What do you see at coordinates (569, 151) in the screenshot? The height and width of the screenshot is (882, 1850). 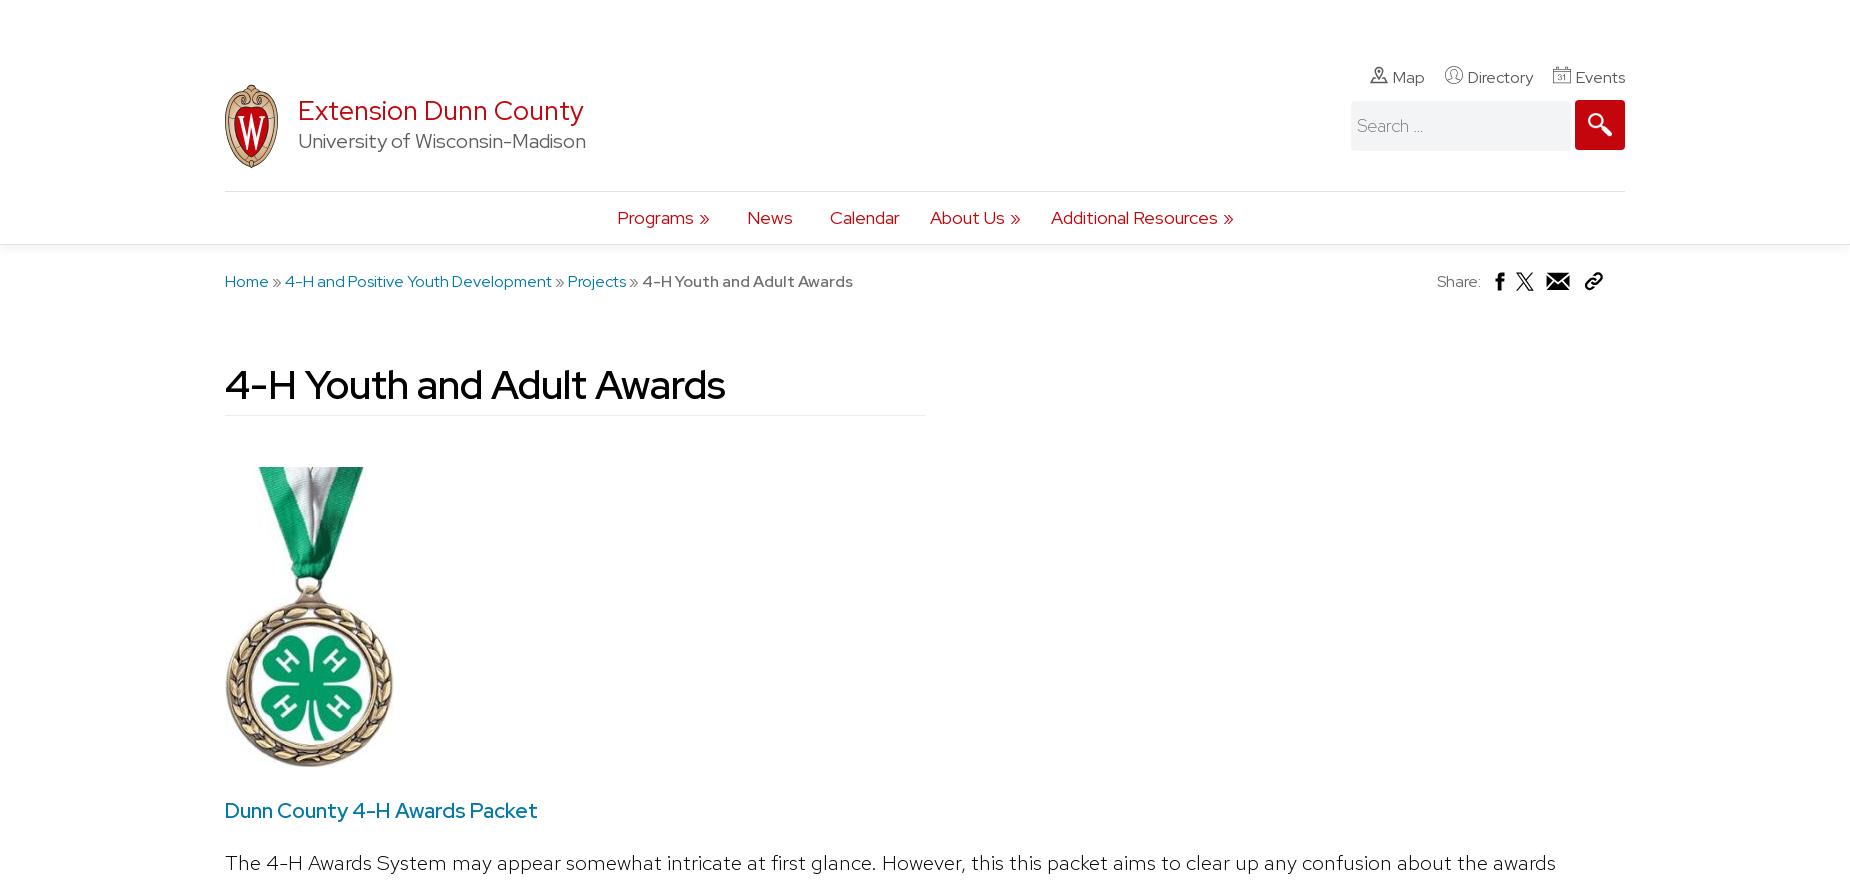 I see `'All Adult Leaders Awards are due by May 31st!'` at bounding box center [569, 151].